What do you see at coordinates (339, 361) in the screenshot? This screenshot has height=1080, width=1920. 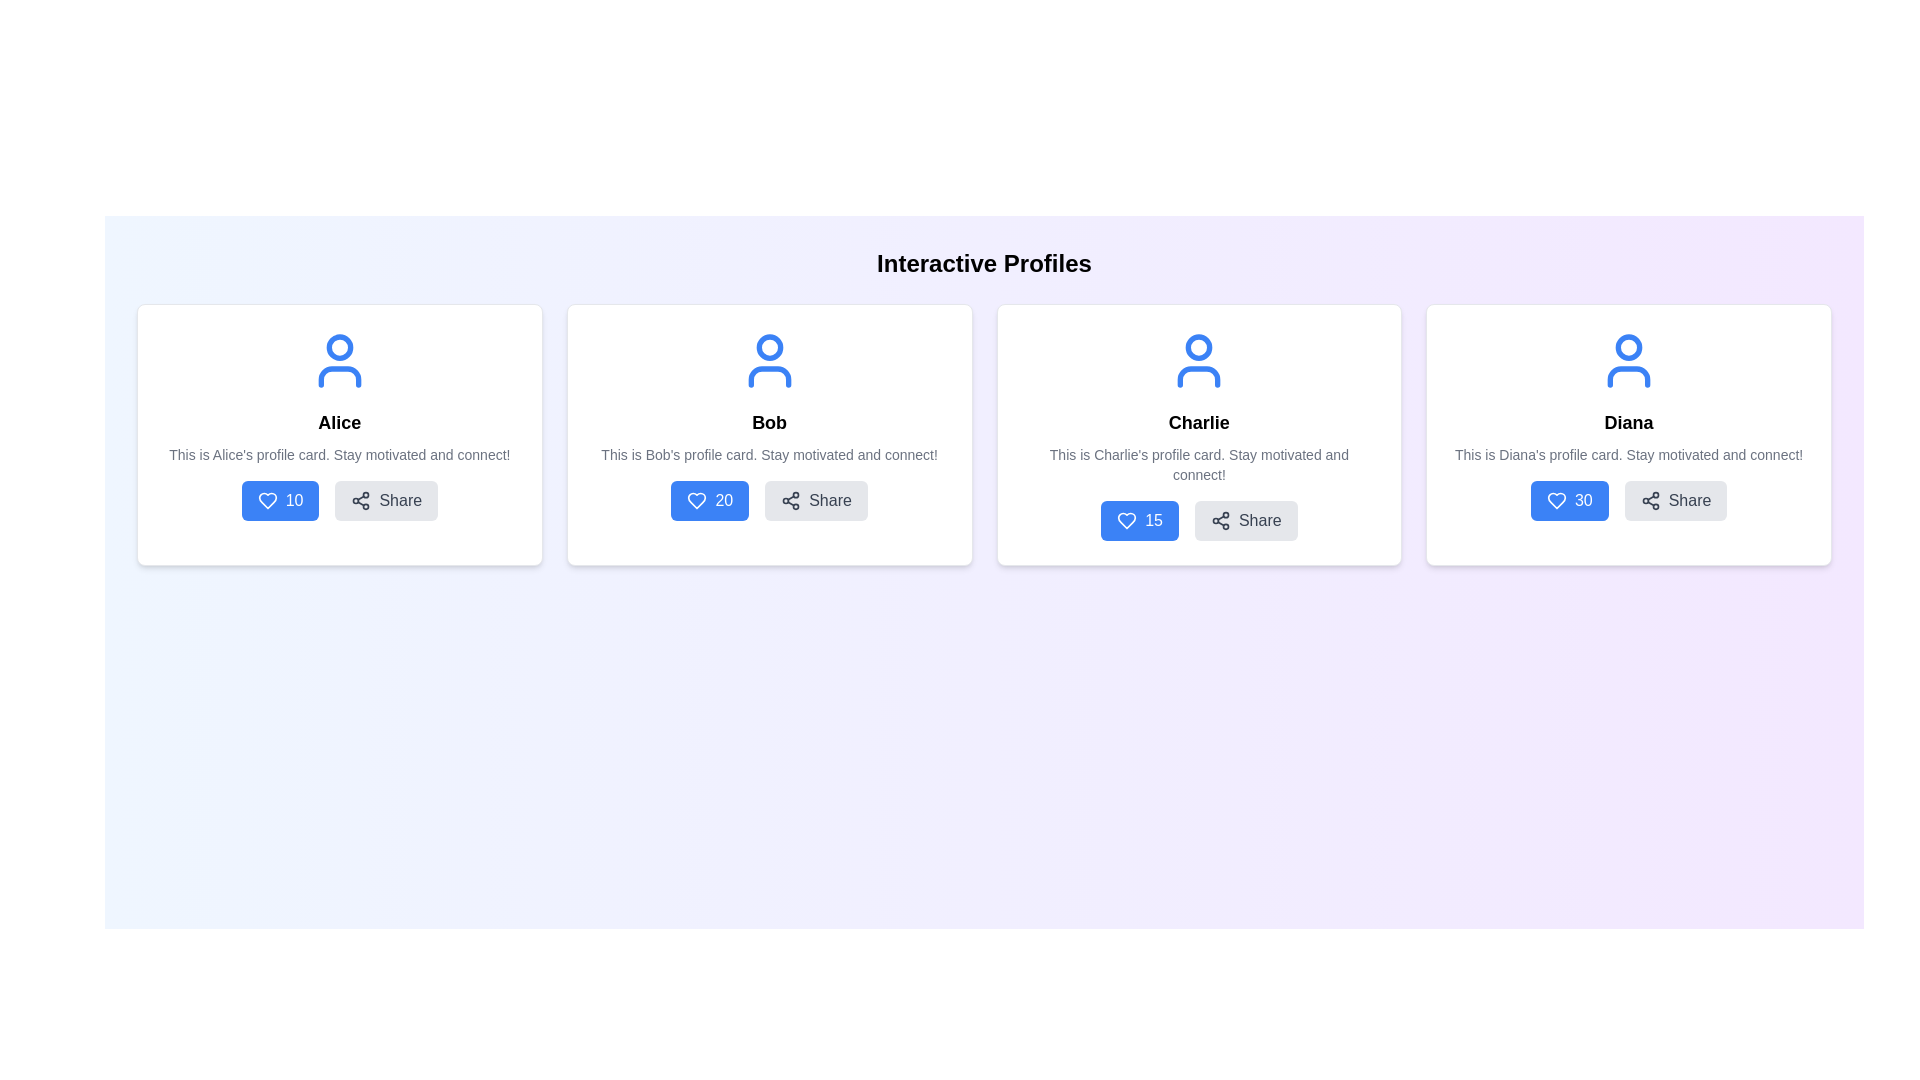 I see `the user profile represented by the SVG icon located at the top of Alice's profile card, centered above her name and description` at bounding box center [339, 361].